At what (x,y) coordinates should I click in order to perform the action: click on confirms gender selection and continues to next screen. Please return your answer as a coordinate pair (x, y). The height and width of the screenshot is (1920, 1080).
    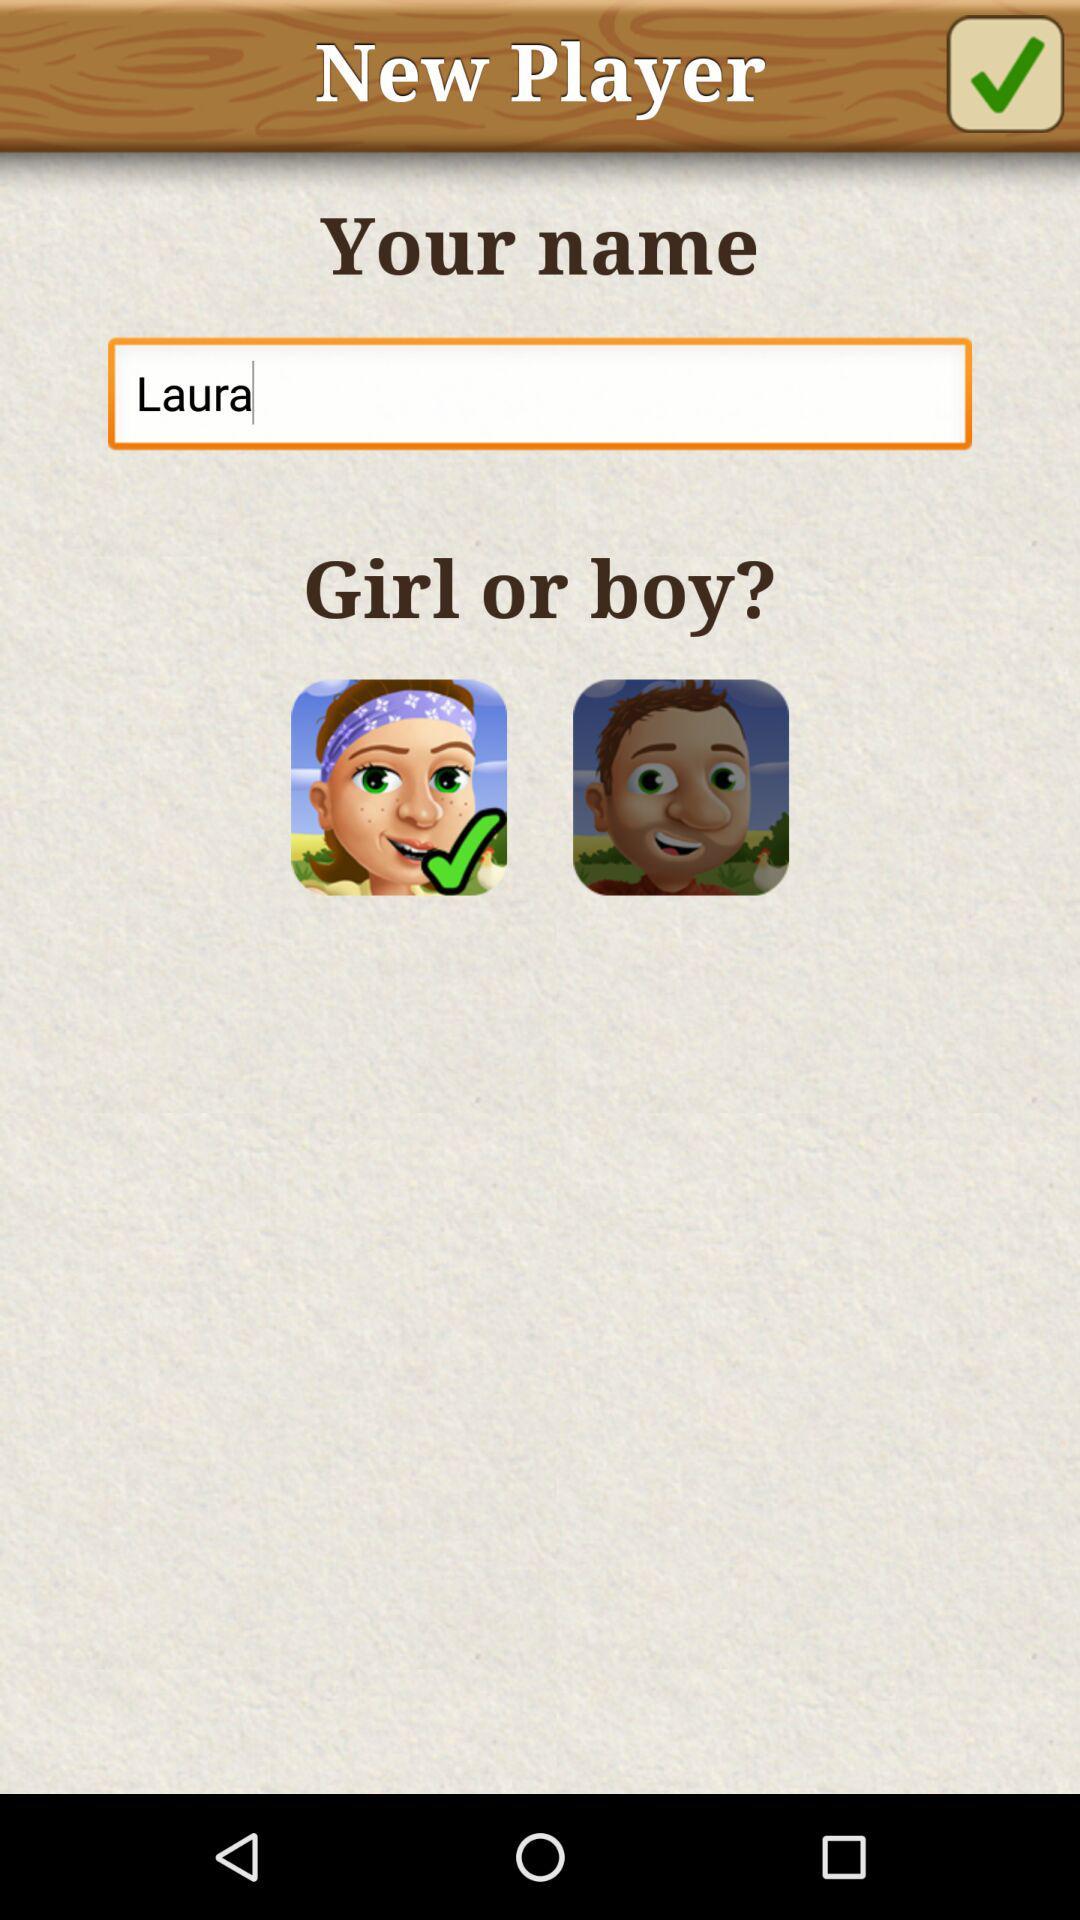
    Looking at the image, I should click on (1005, 73).